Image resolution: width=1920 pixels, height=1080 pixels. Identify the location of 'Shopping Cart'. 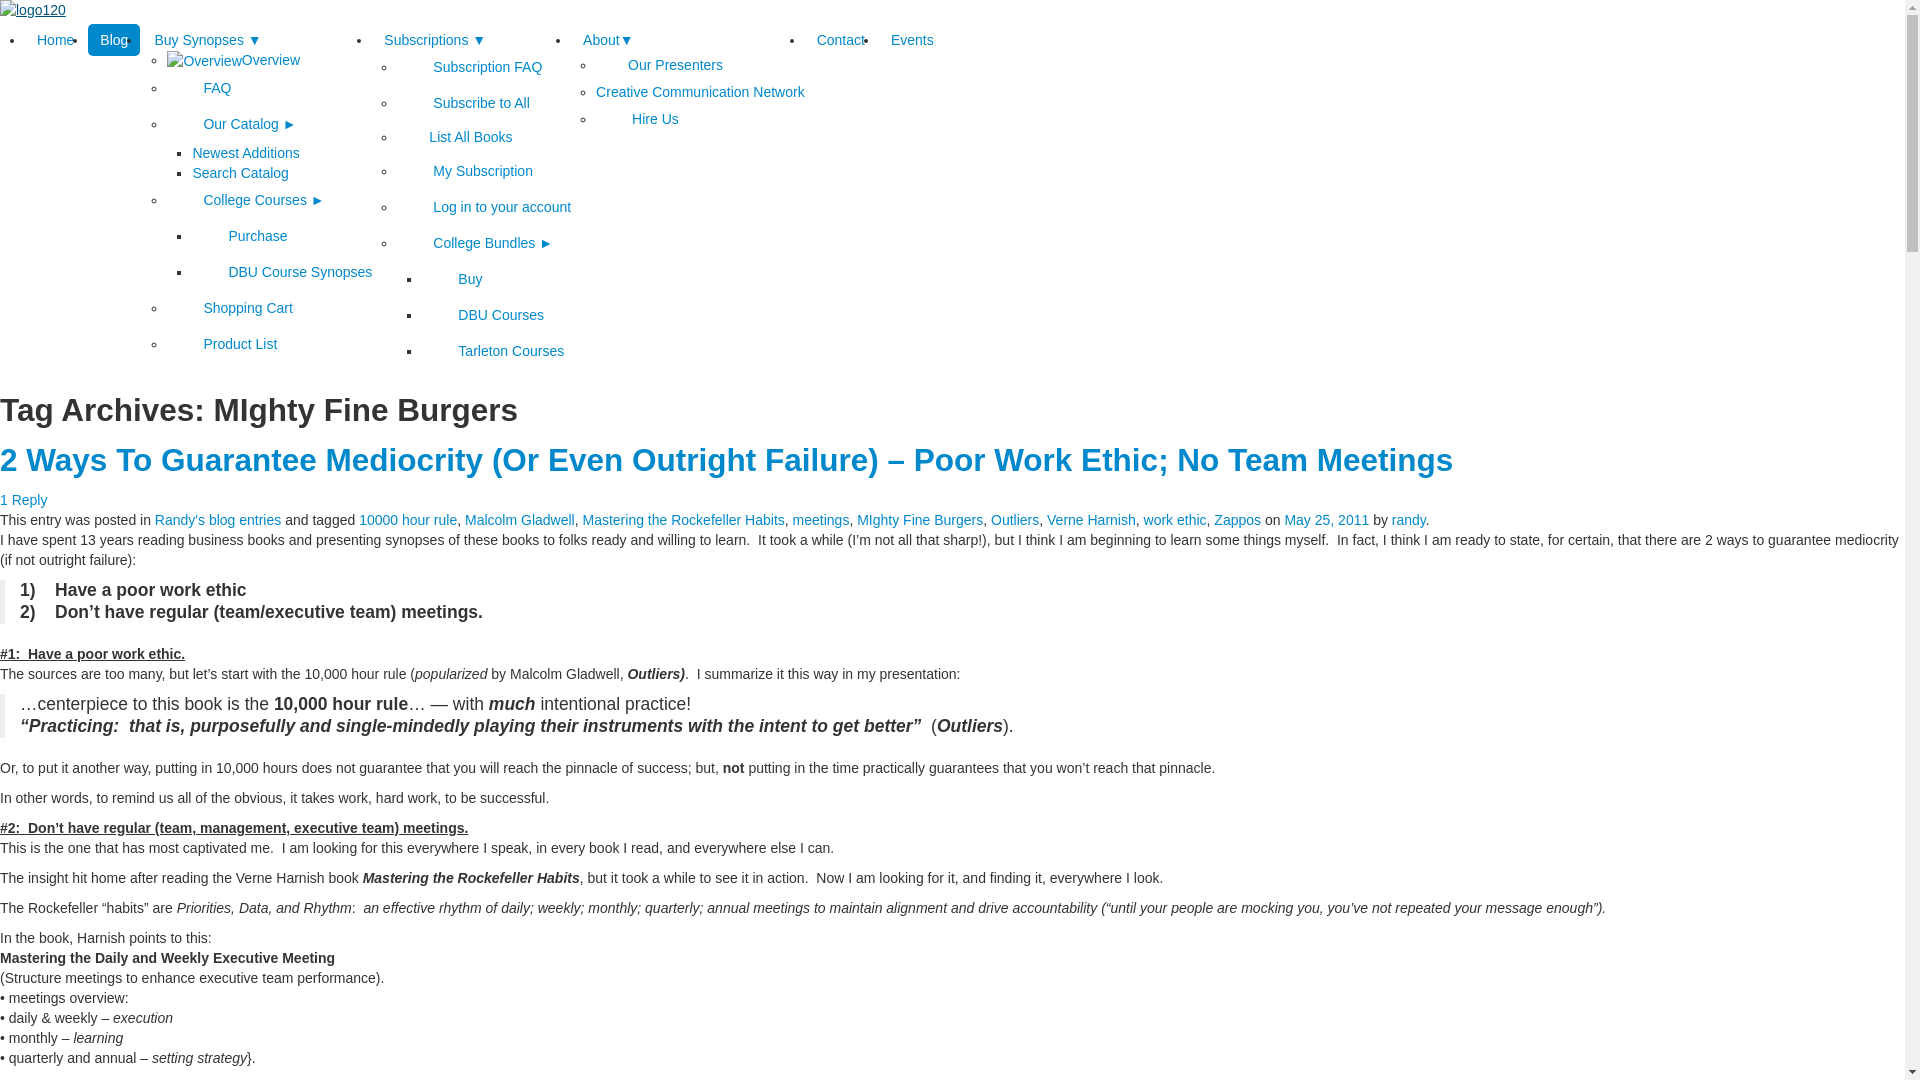
(167, 308).